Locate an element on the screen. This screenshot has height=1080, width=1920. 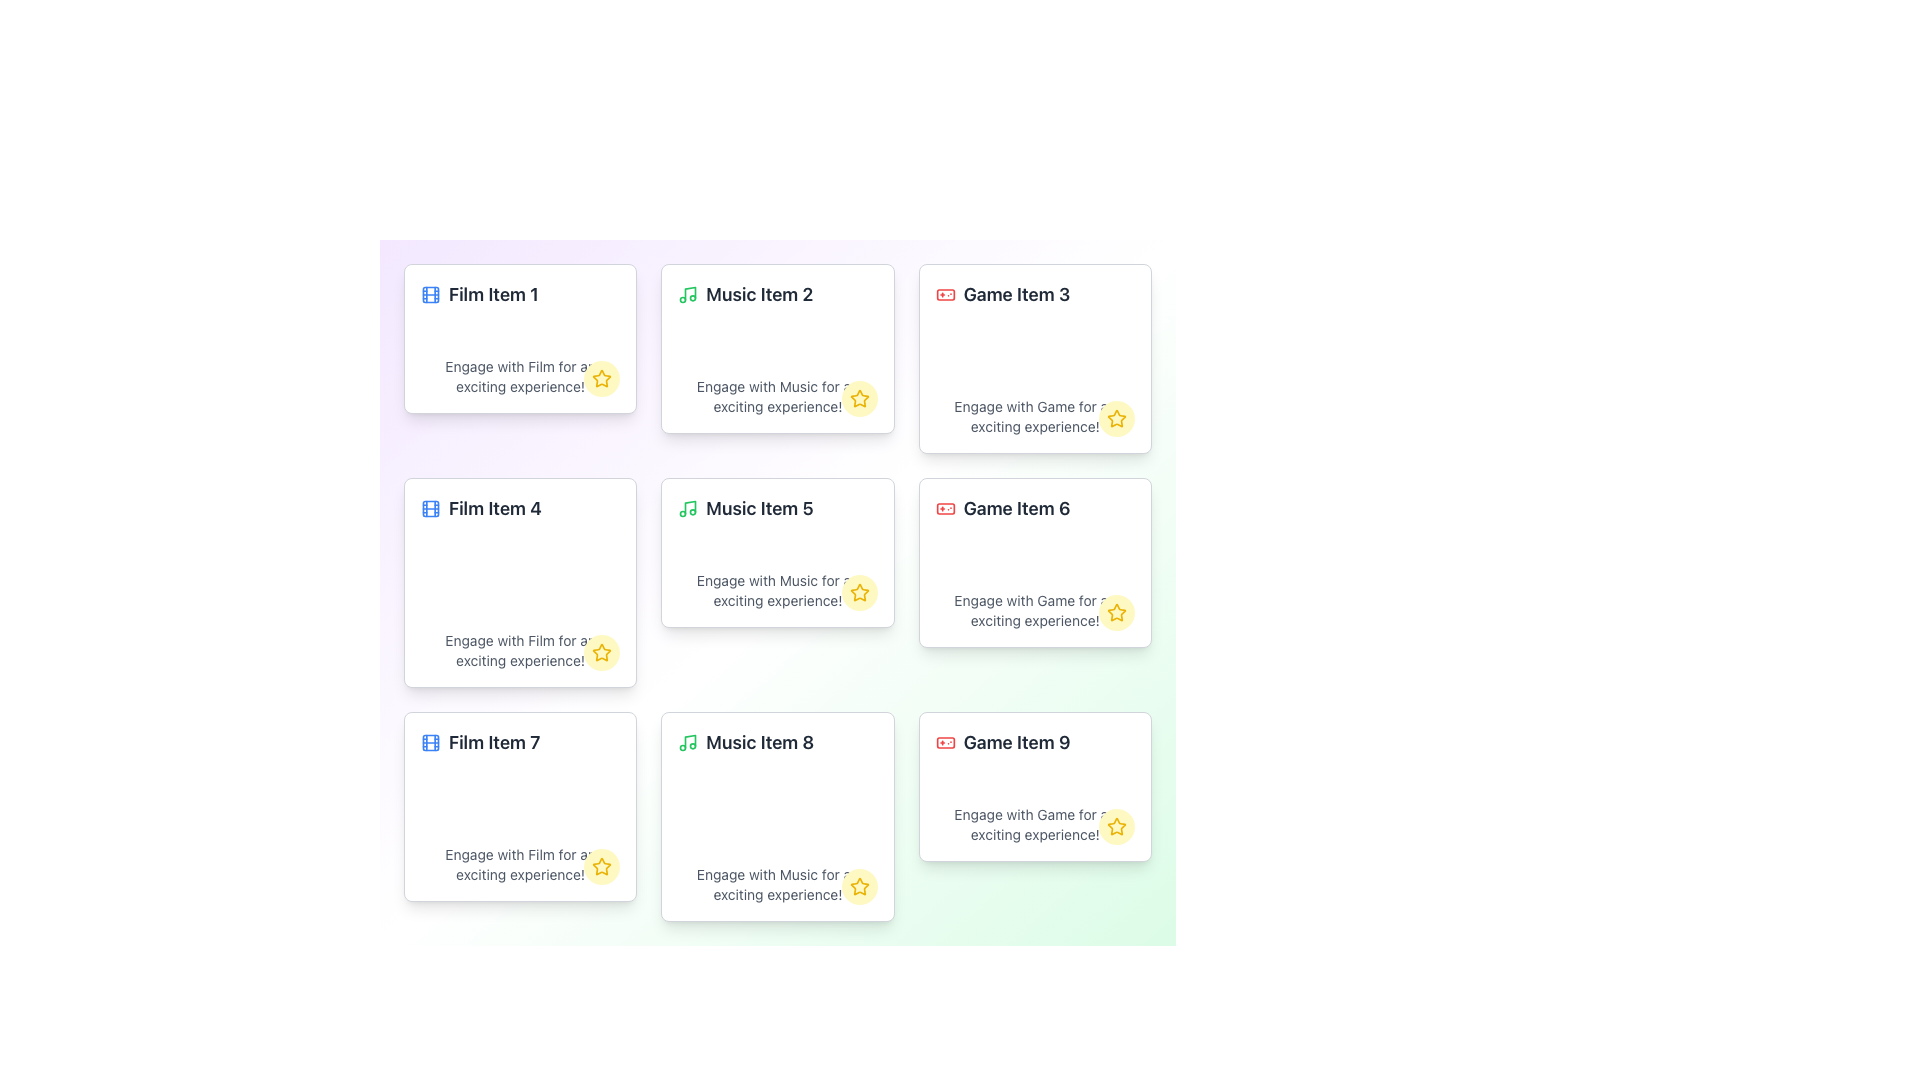
the text label 'Music Item 5' which is styled in bold and larger dark gray font, located in the middle column of the second row of content cards is located at coordinates (758, 508).